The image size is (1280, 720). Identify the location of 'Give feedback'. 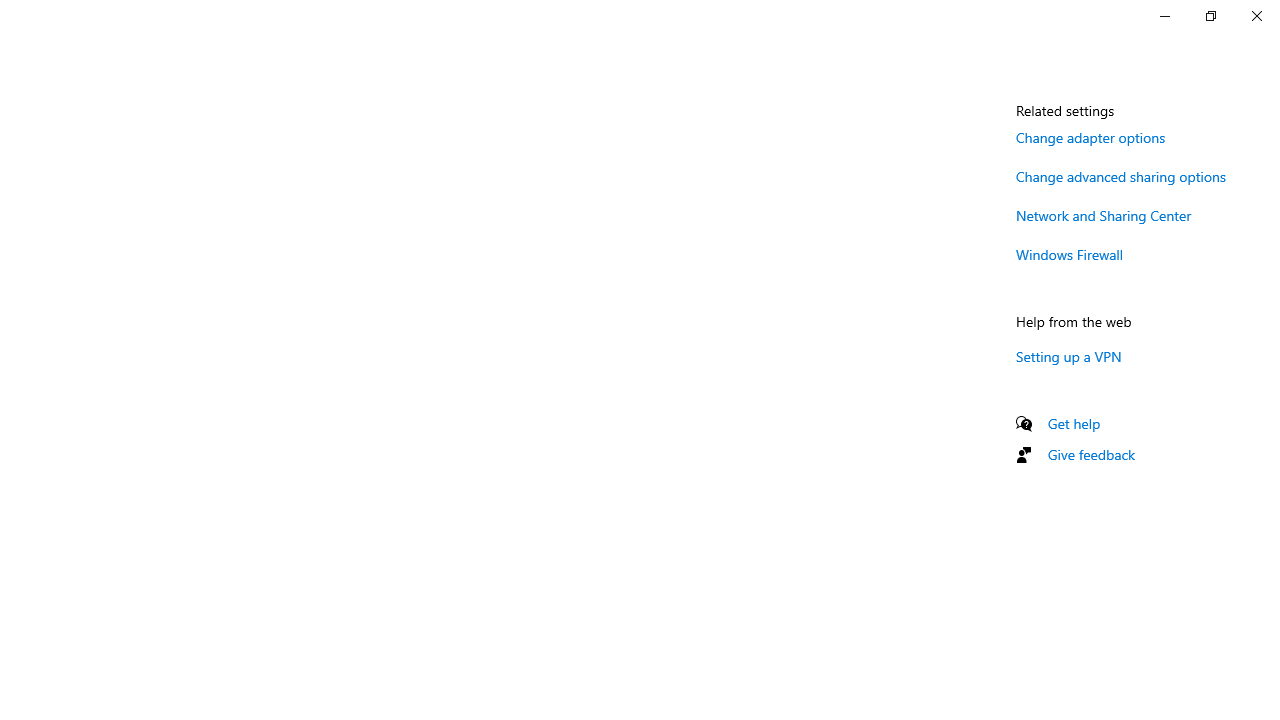
(1090, 454).